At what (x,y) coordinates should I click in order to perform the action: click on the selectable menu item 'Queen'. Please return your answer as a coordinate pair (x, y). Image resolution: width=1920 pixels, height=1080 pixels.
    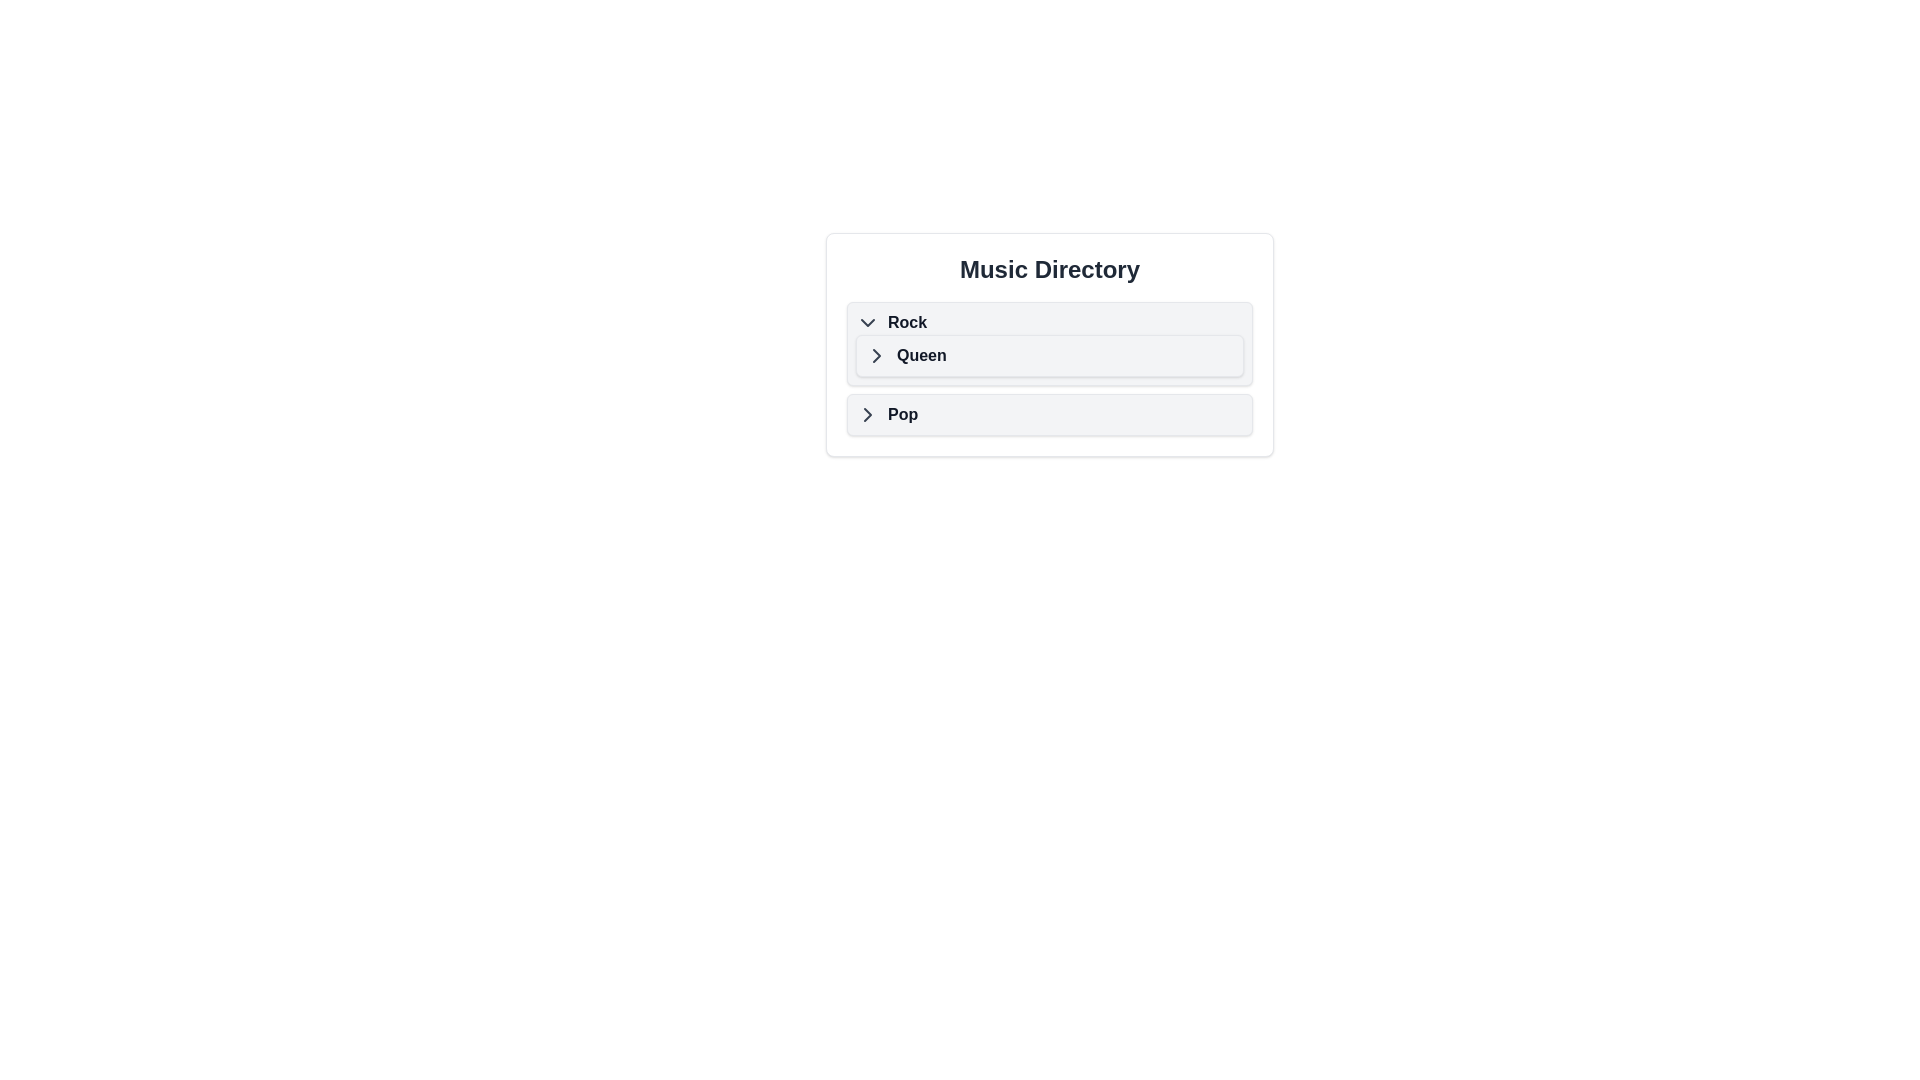
    Looking at the image, I should click on (1049, 343).